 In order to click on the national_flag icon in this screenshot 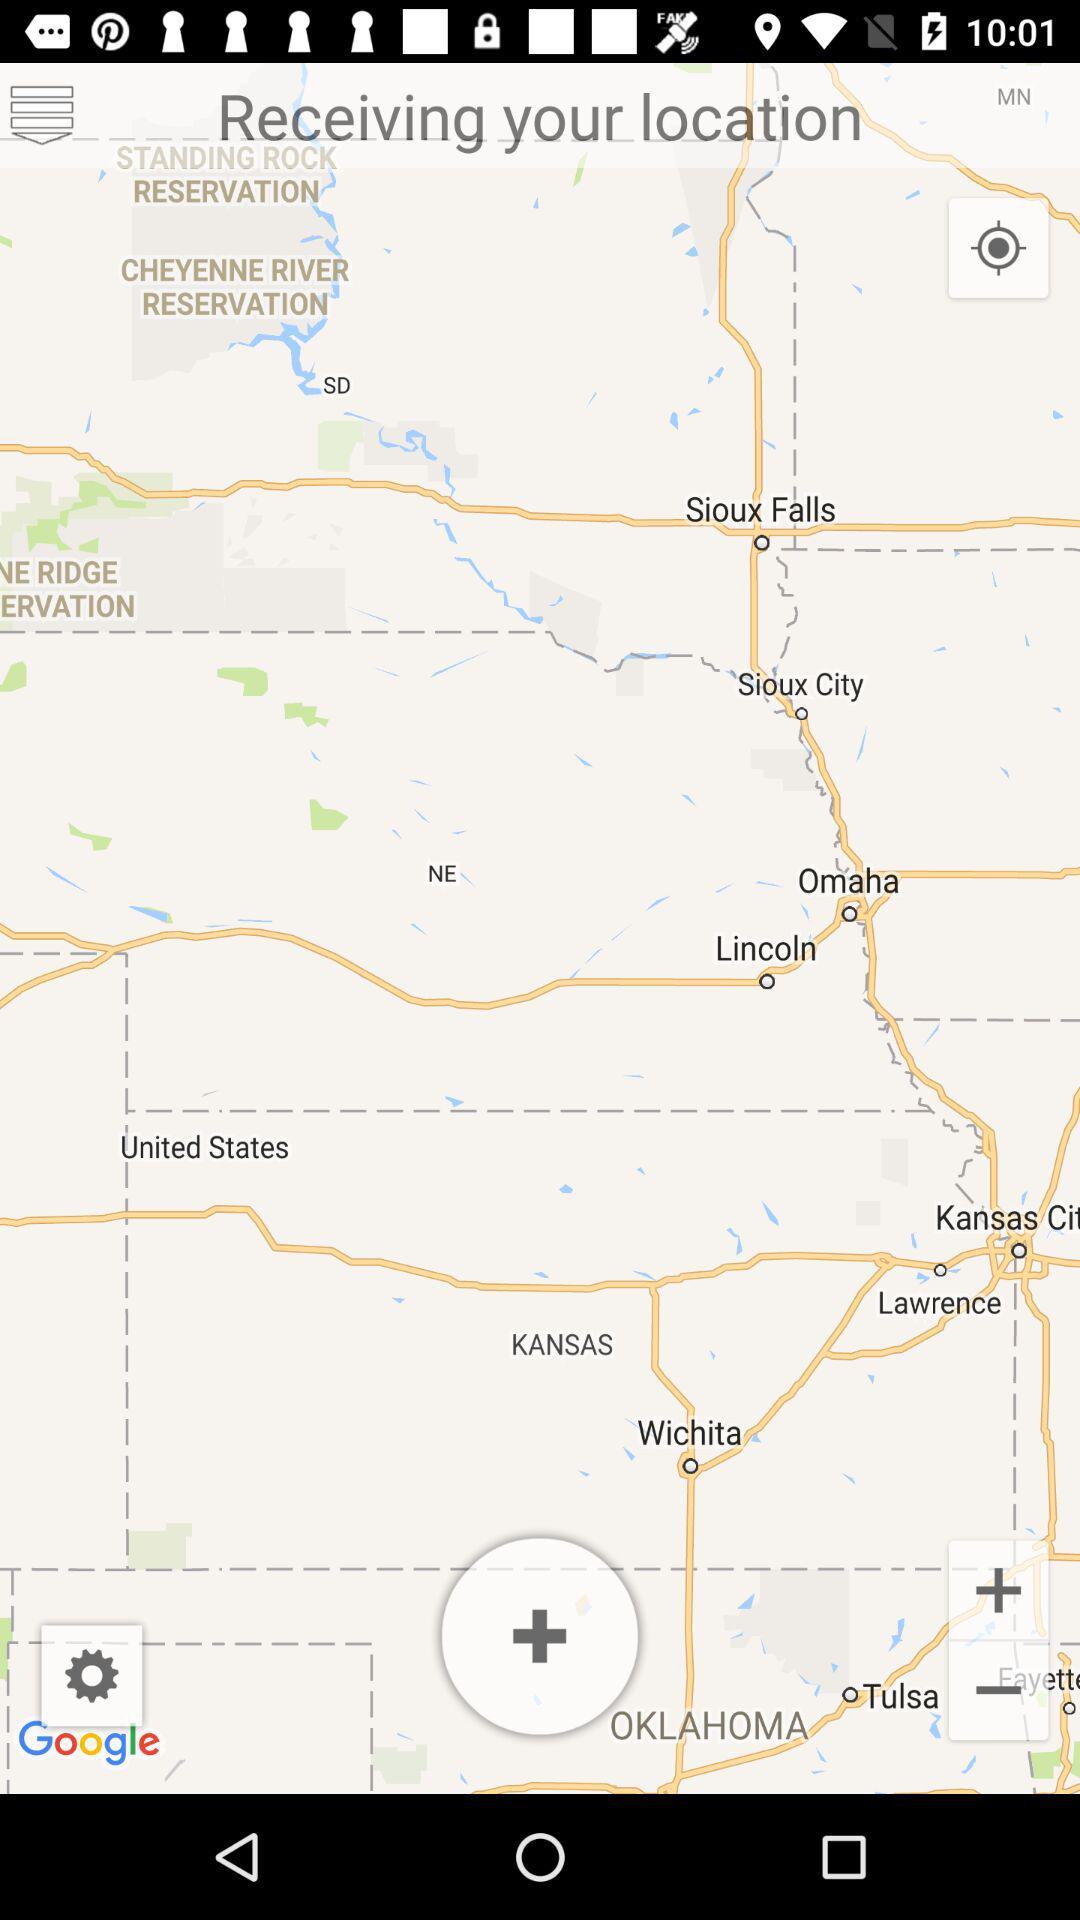, I will do `click(42, 114)`.